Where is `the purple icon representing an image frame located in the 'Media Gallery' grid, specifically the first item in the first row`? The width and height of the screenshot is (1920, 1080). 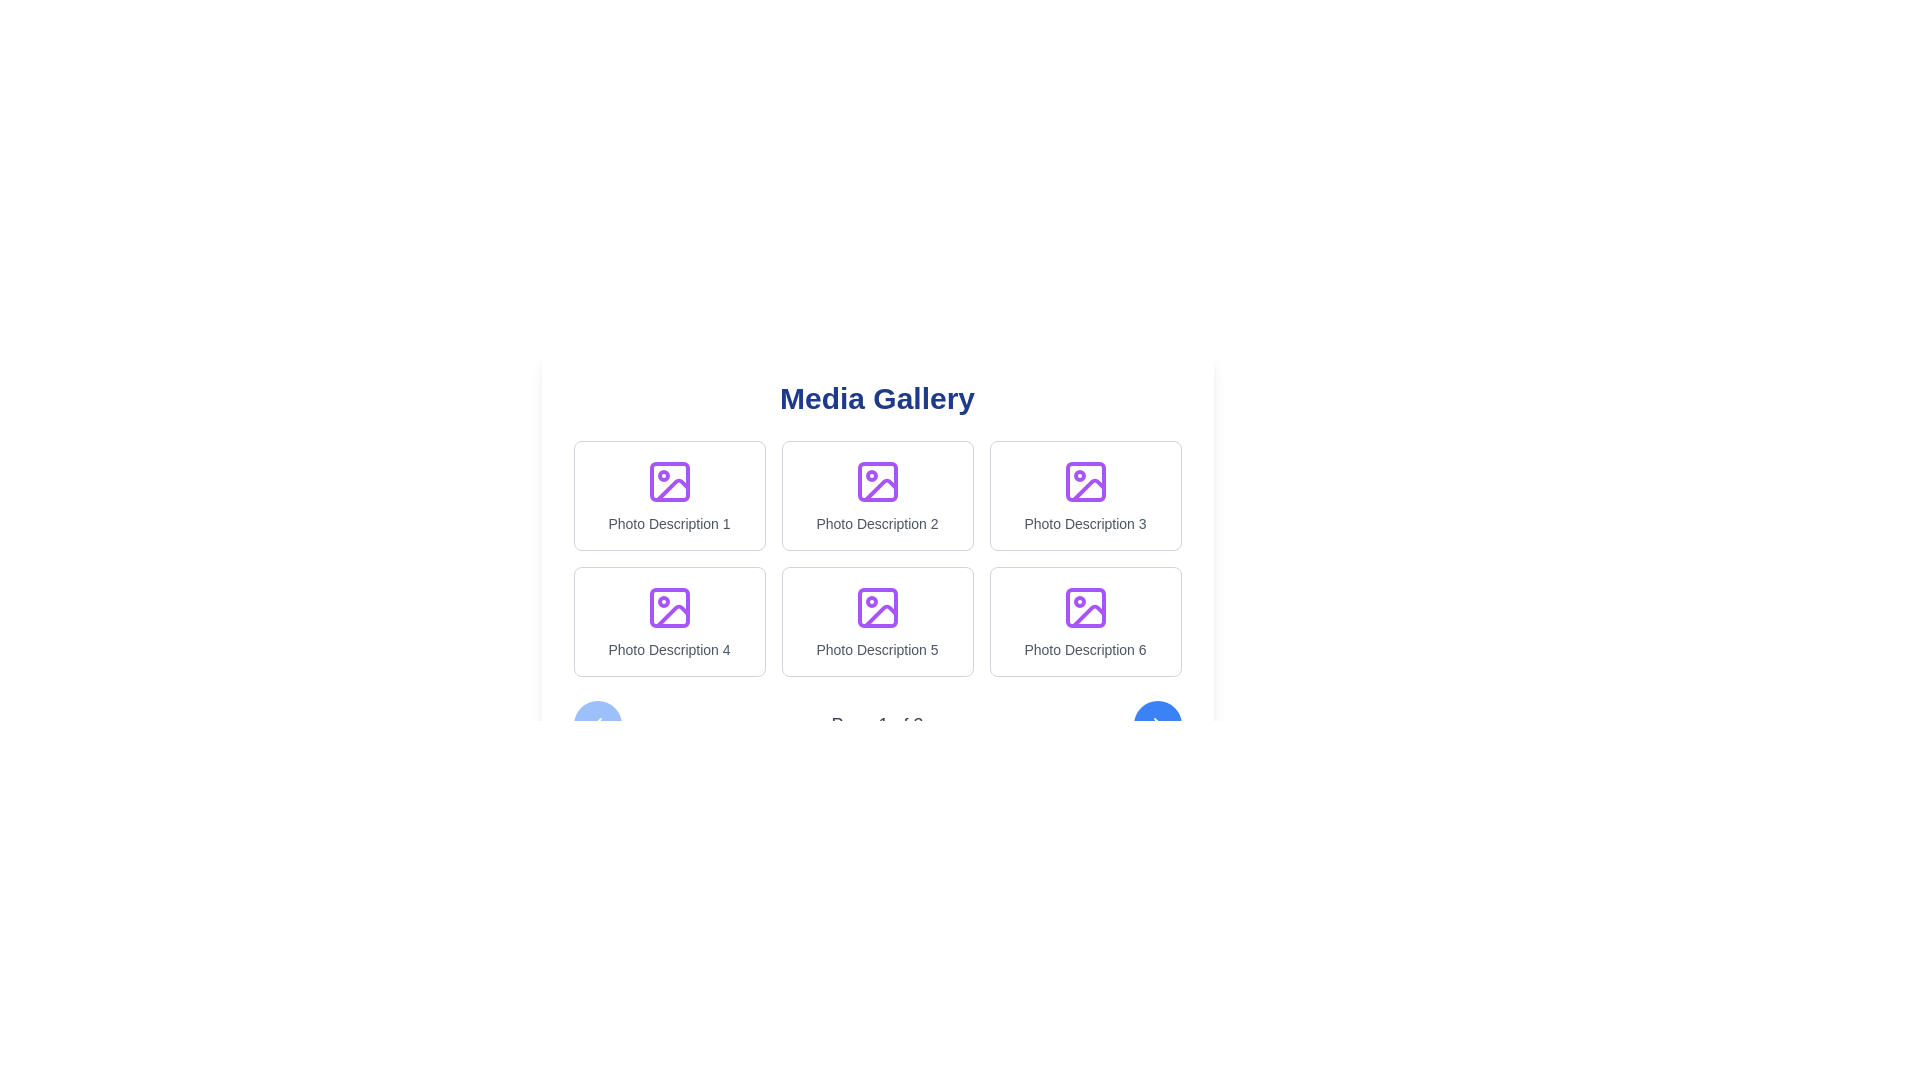 the purple icon representing an image frame located in the 'Media Gallery' grid, specifically the first item in the first row is located at coordinates (672, 490).